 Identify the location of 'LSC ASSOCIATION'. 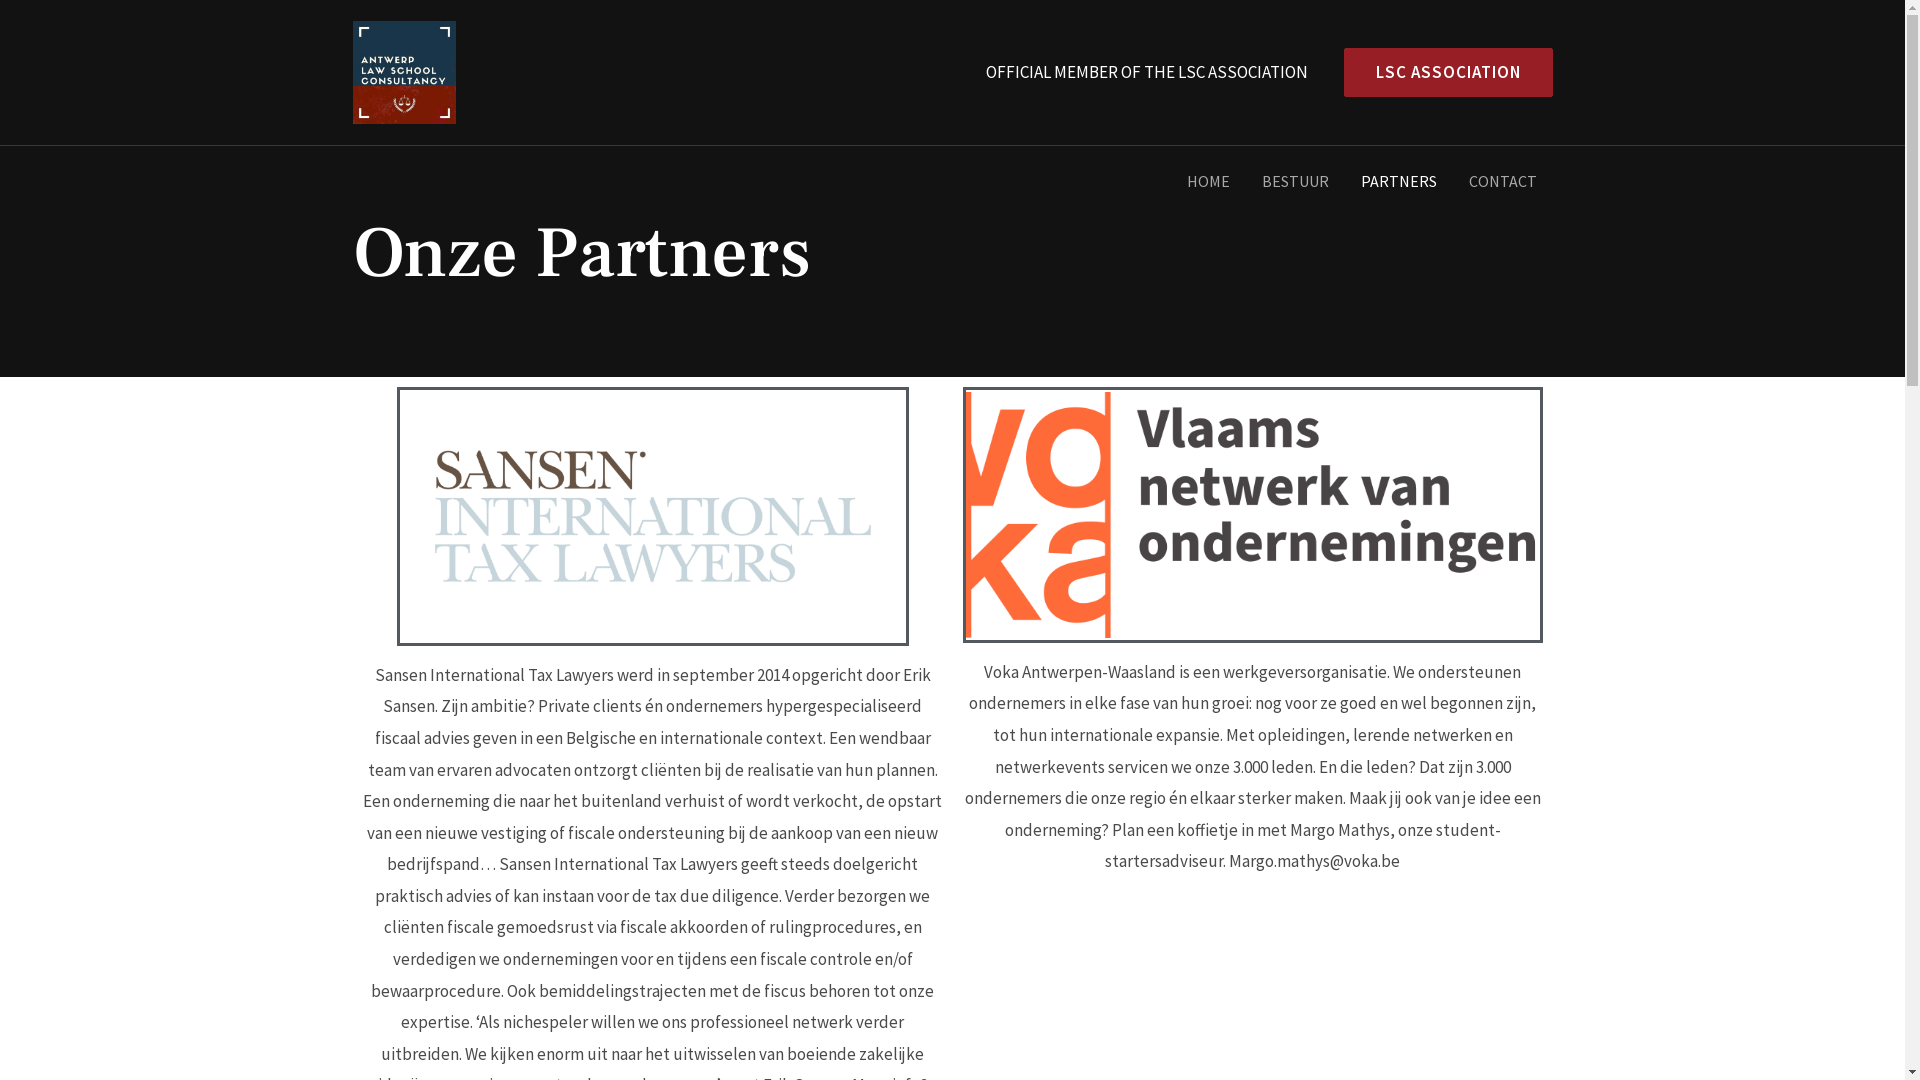
(1440, 71).